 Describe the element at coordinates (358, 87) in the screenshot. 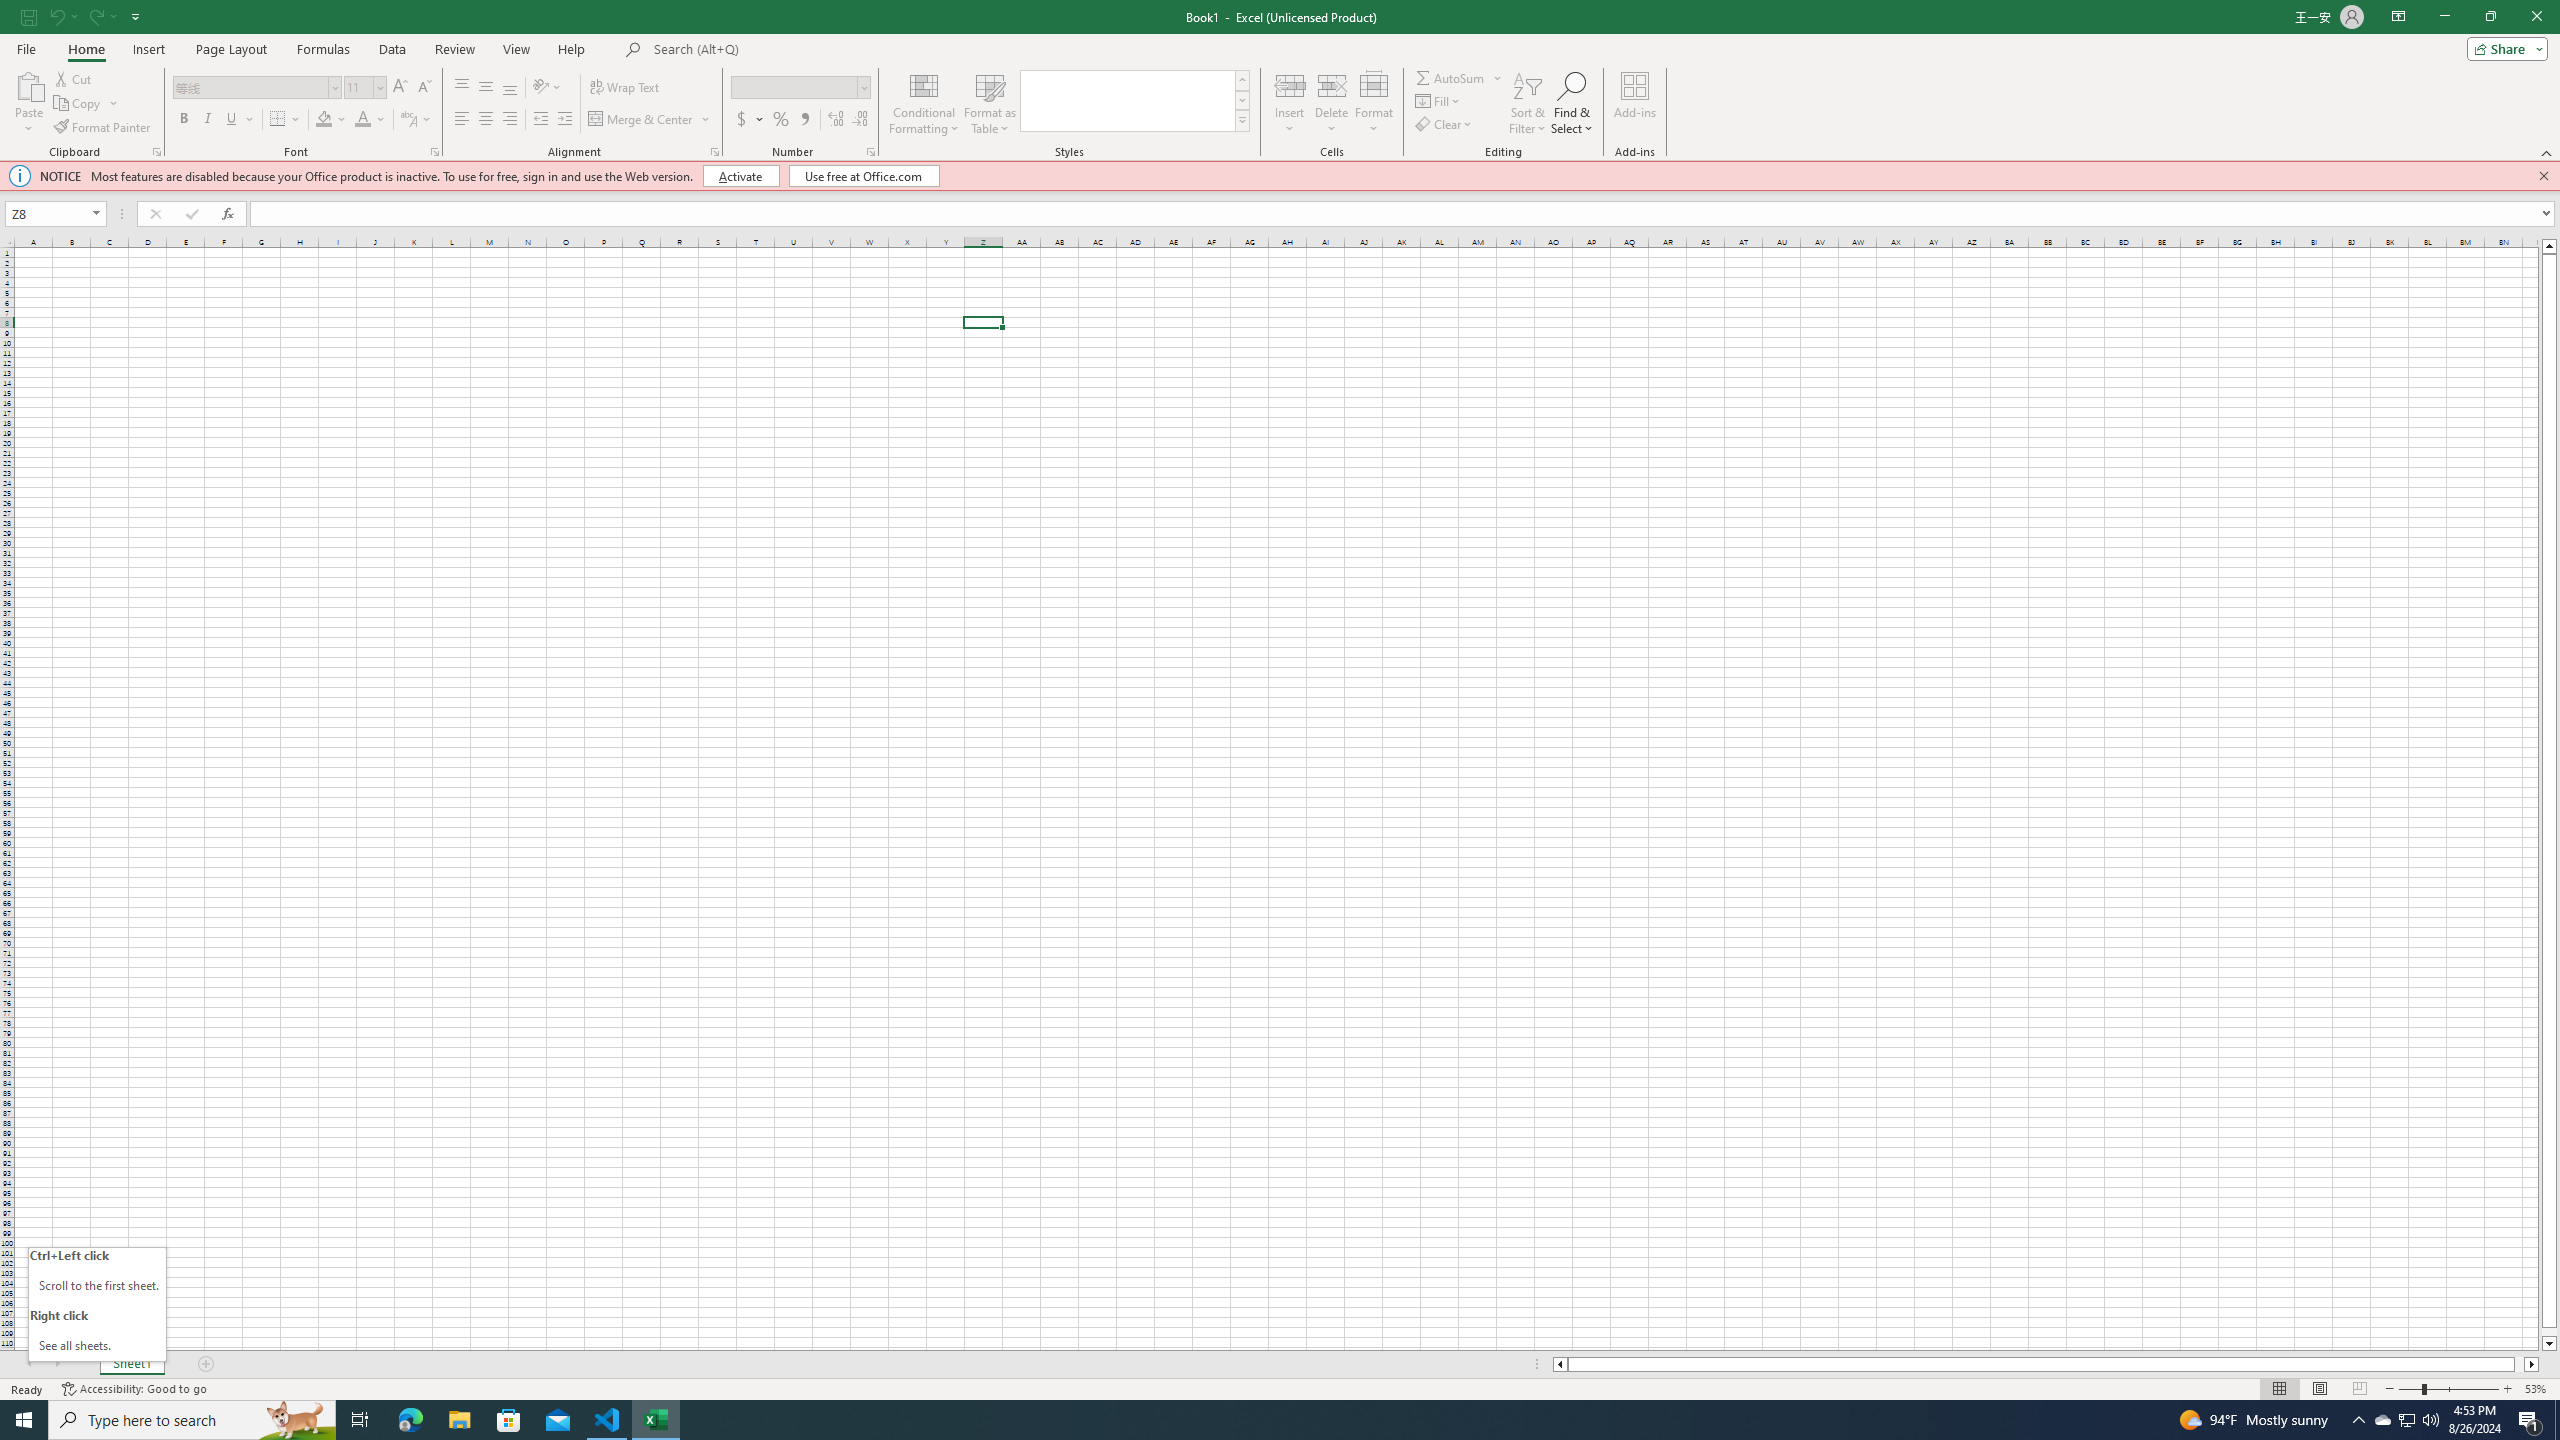

I see `'Font Size'` at that location.